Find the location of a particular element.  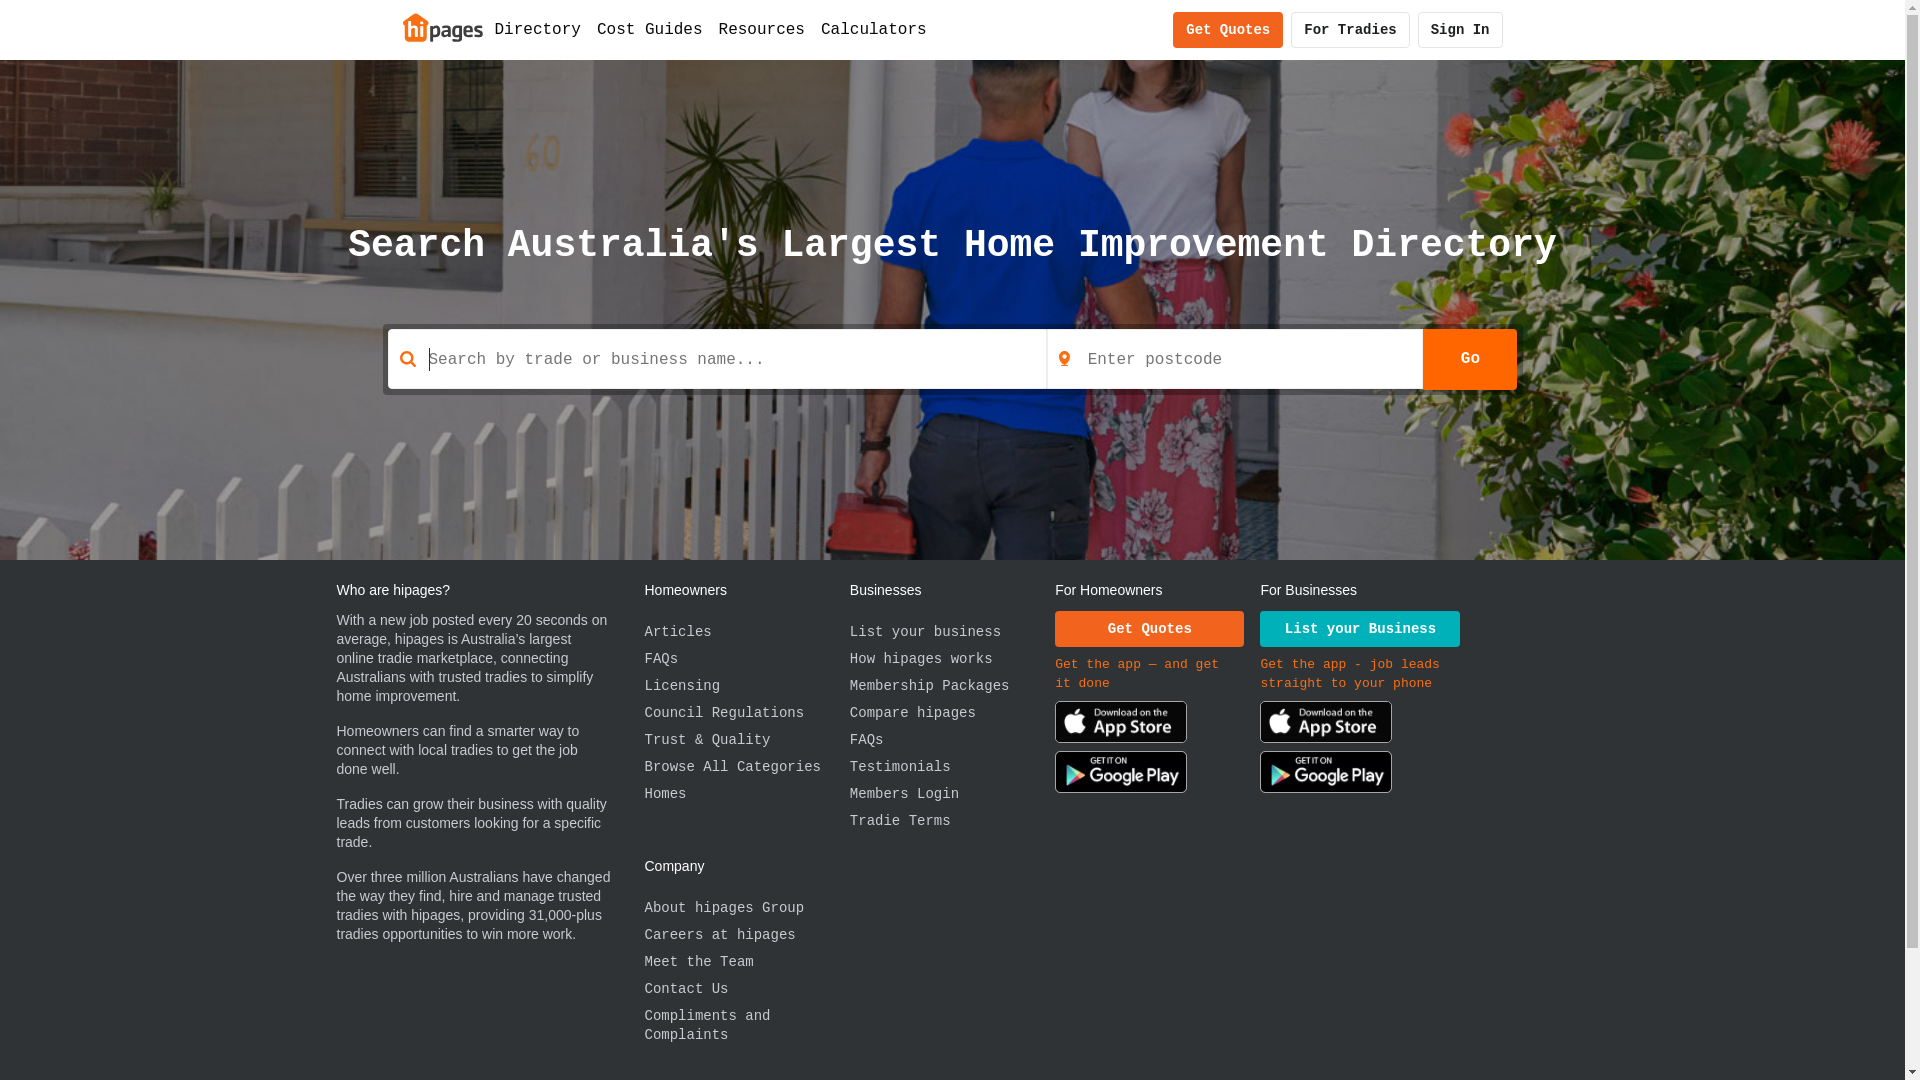

'About hipages Group' is located at coordinates (745, 908).